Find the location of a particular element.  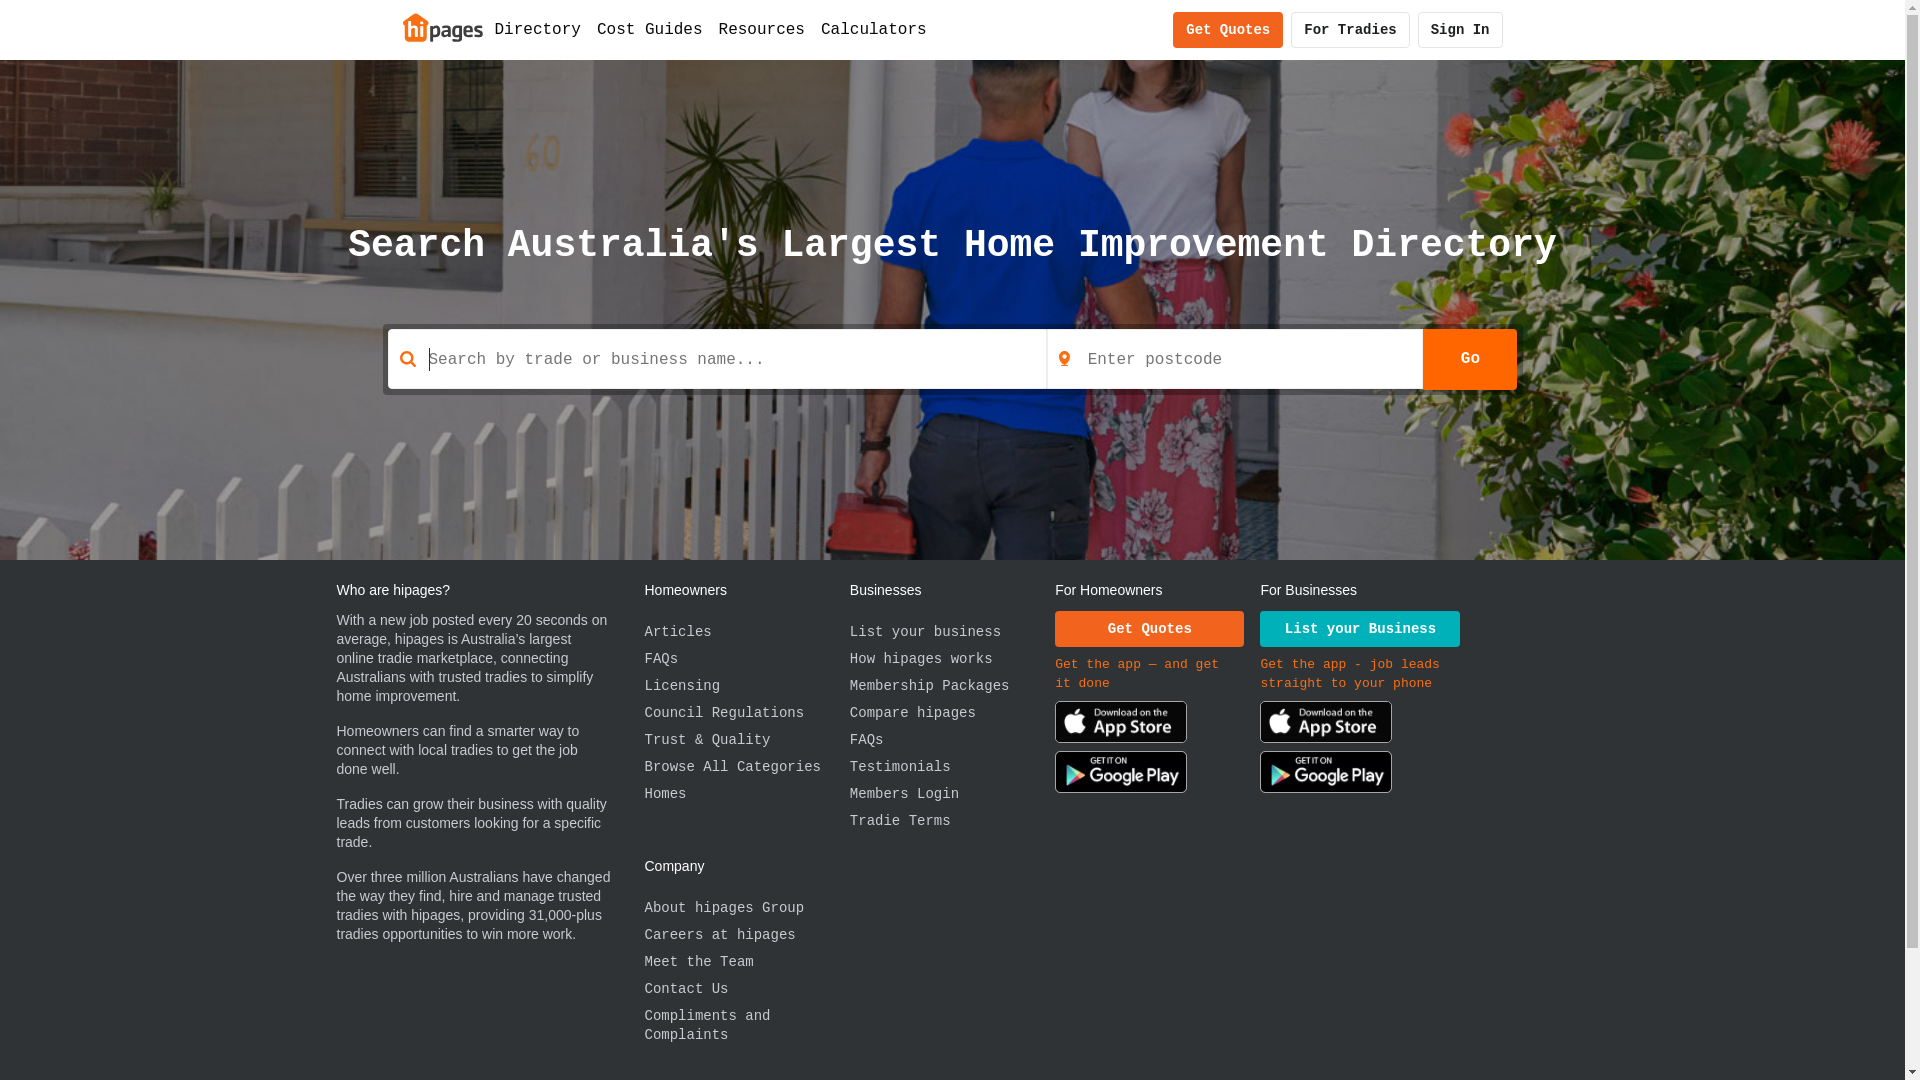

'About hipages Group' is located at coordinates (745, 908).